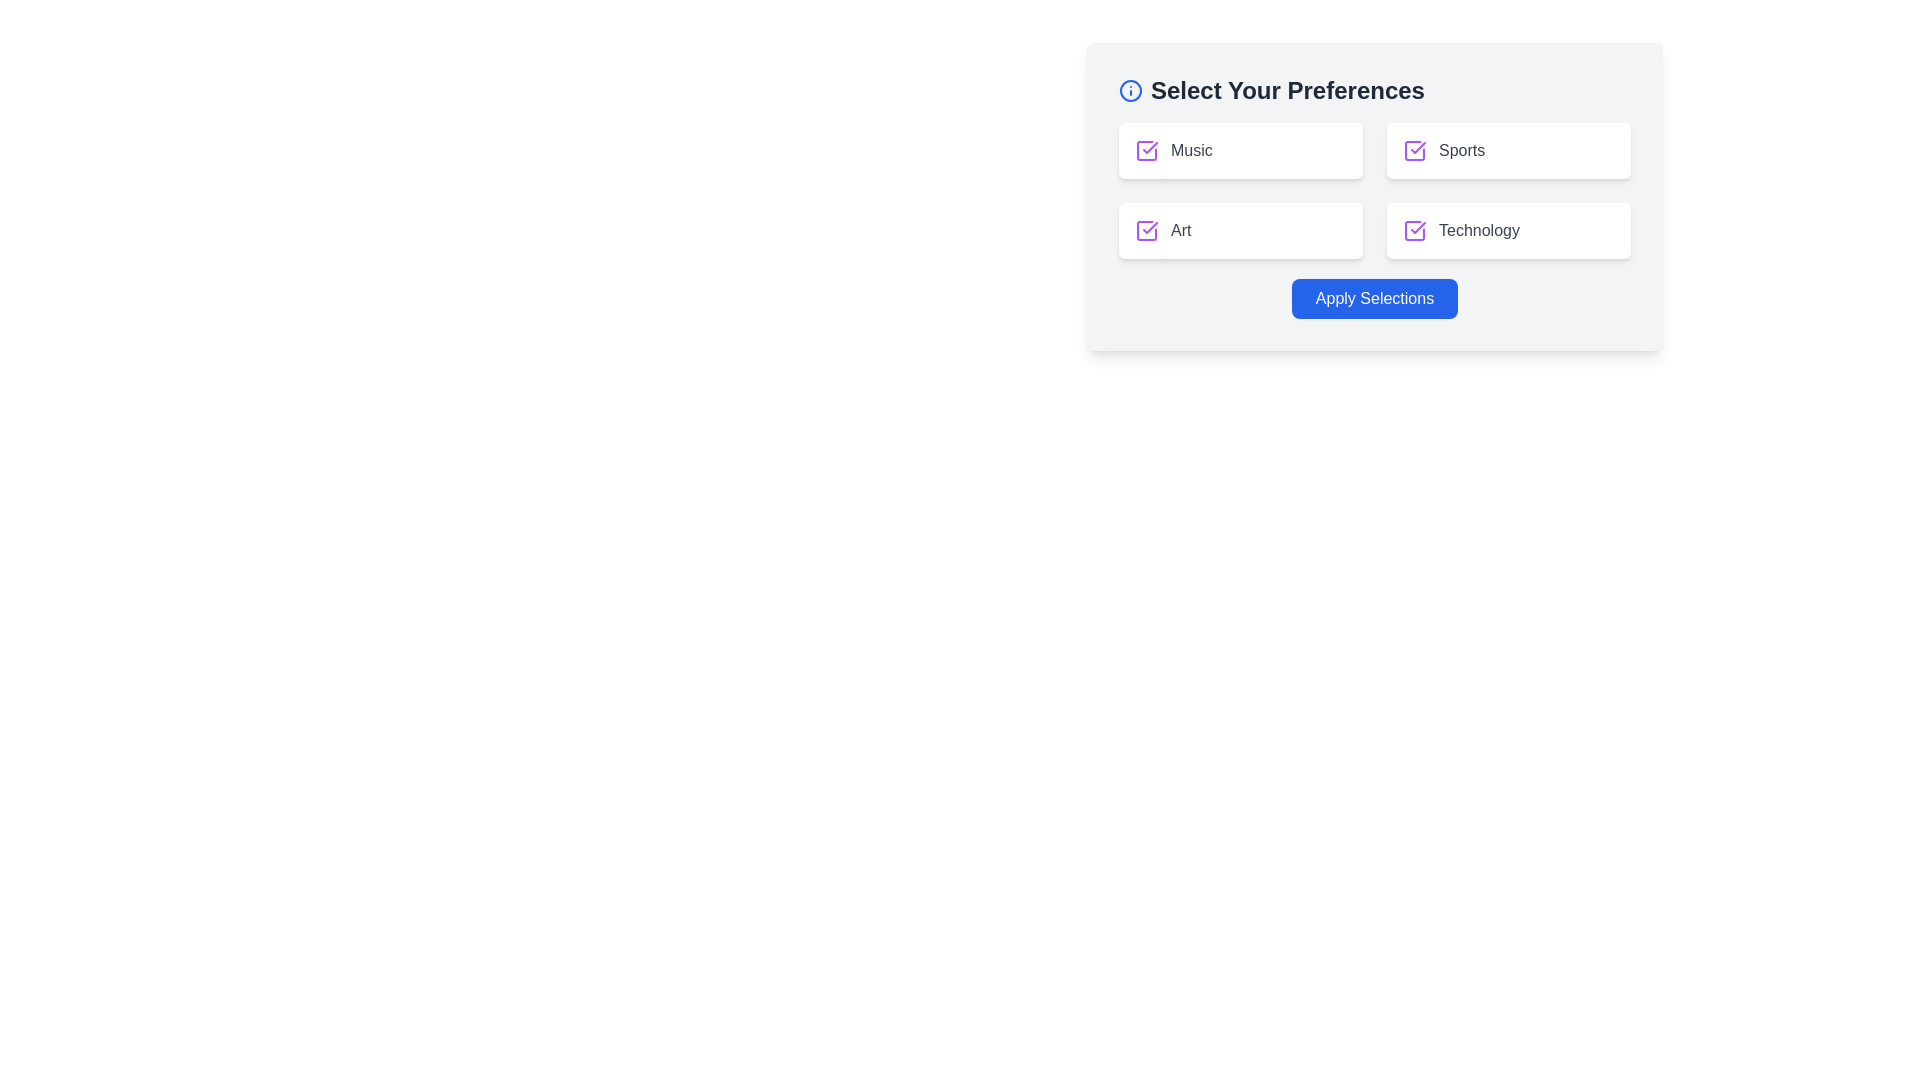  Describe the element at coordinates (1508, 230) in the screenshot. I see `the group of checkboxes including the 'Technology' checkbox located in the bottom-right corner under the 'Select Your Preferences' header` at that location.